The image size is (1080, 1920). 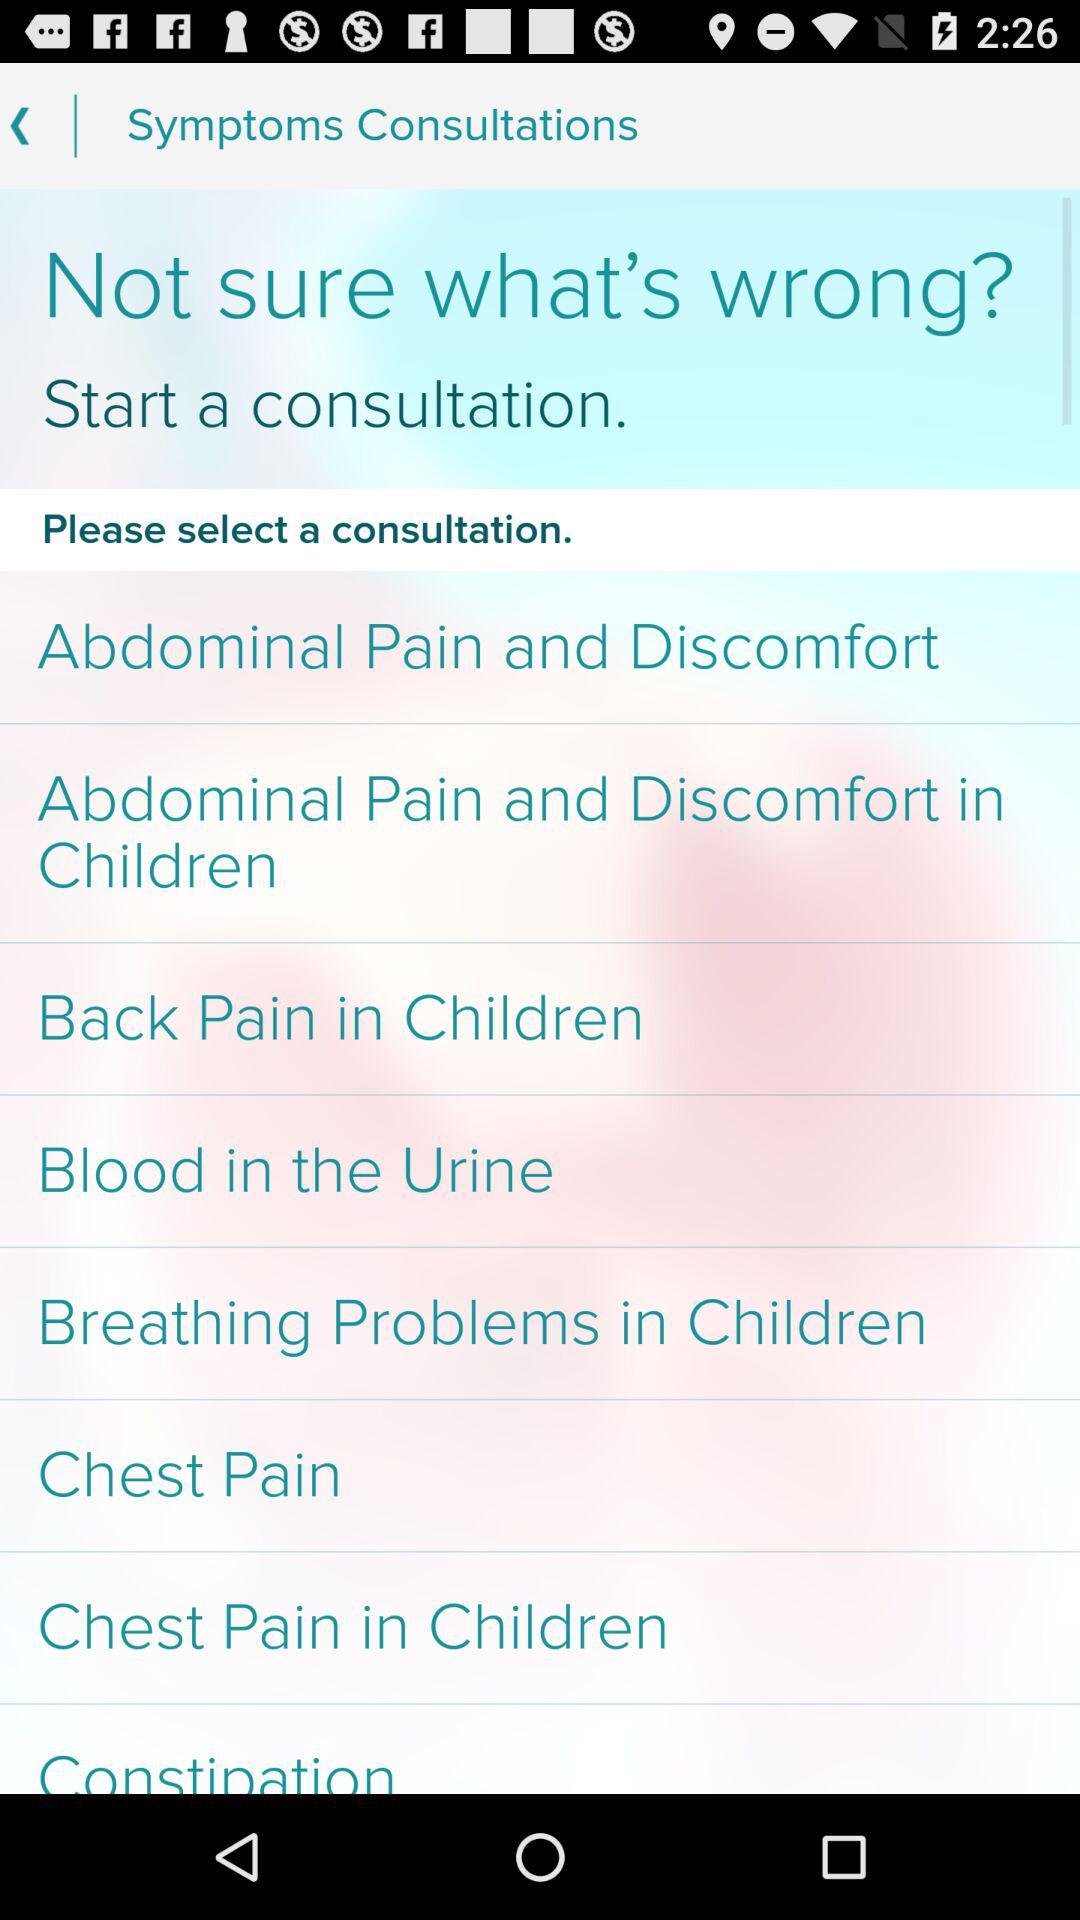 I want to click on the please select a icon, so click(x=540, y=529).